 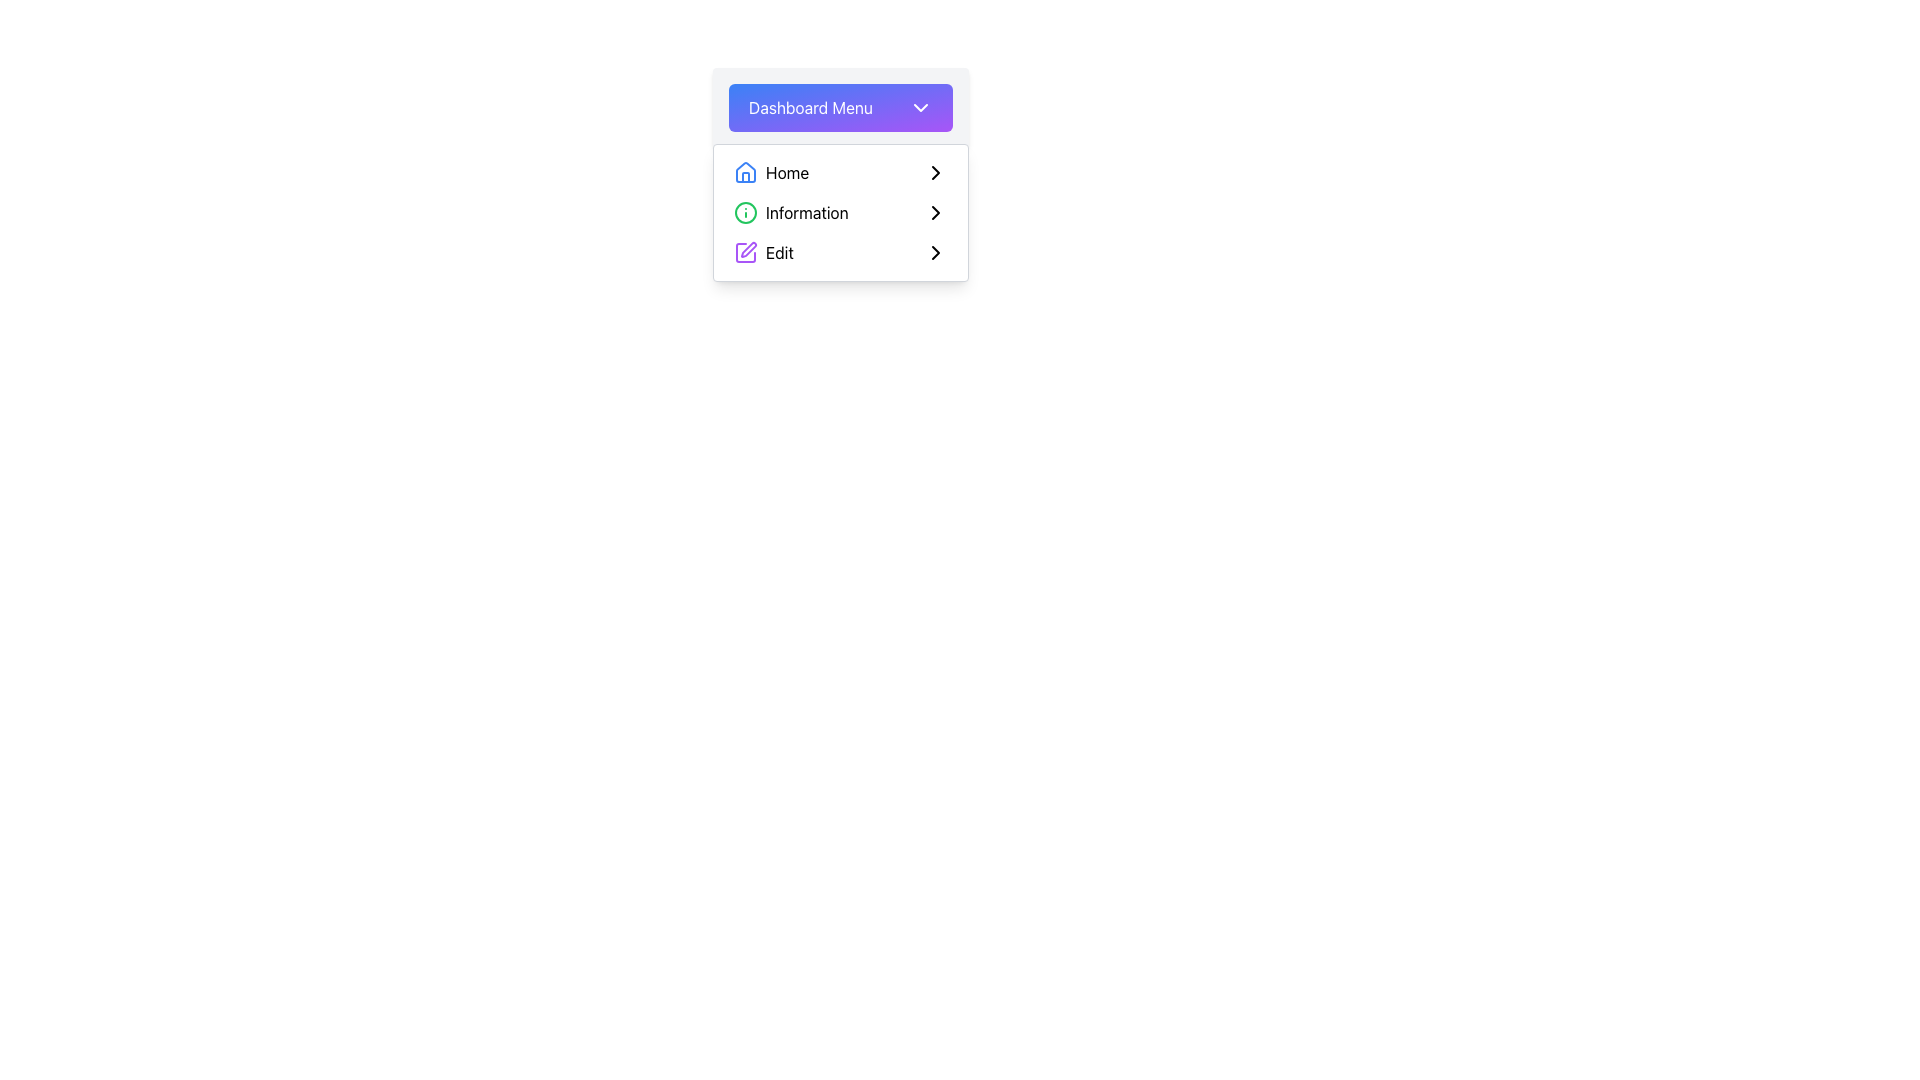 I want to click on the right-pointing chevron icon located to the right of the 'Information' menu item in the Dashboard Menu, so click(x=935, y=212).